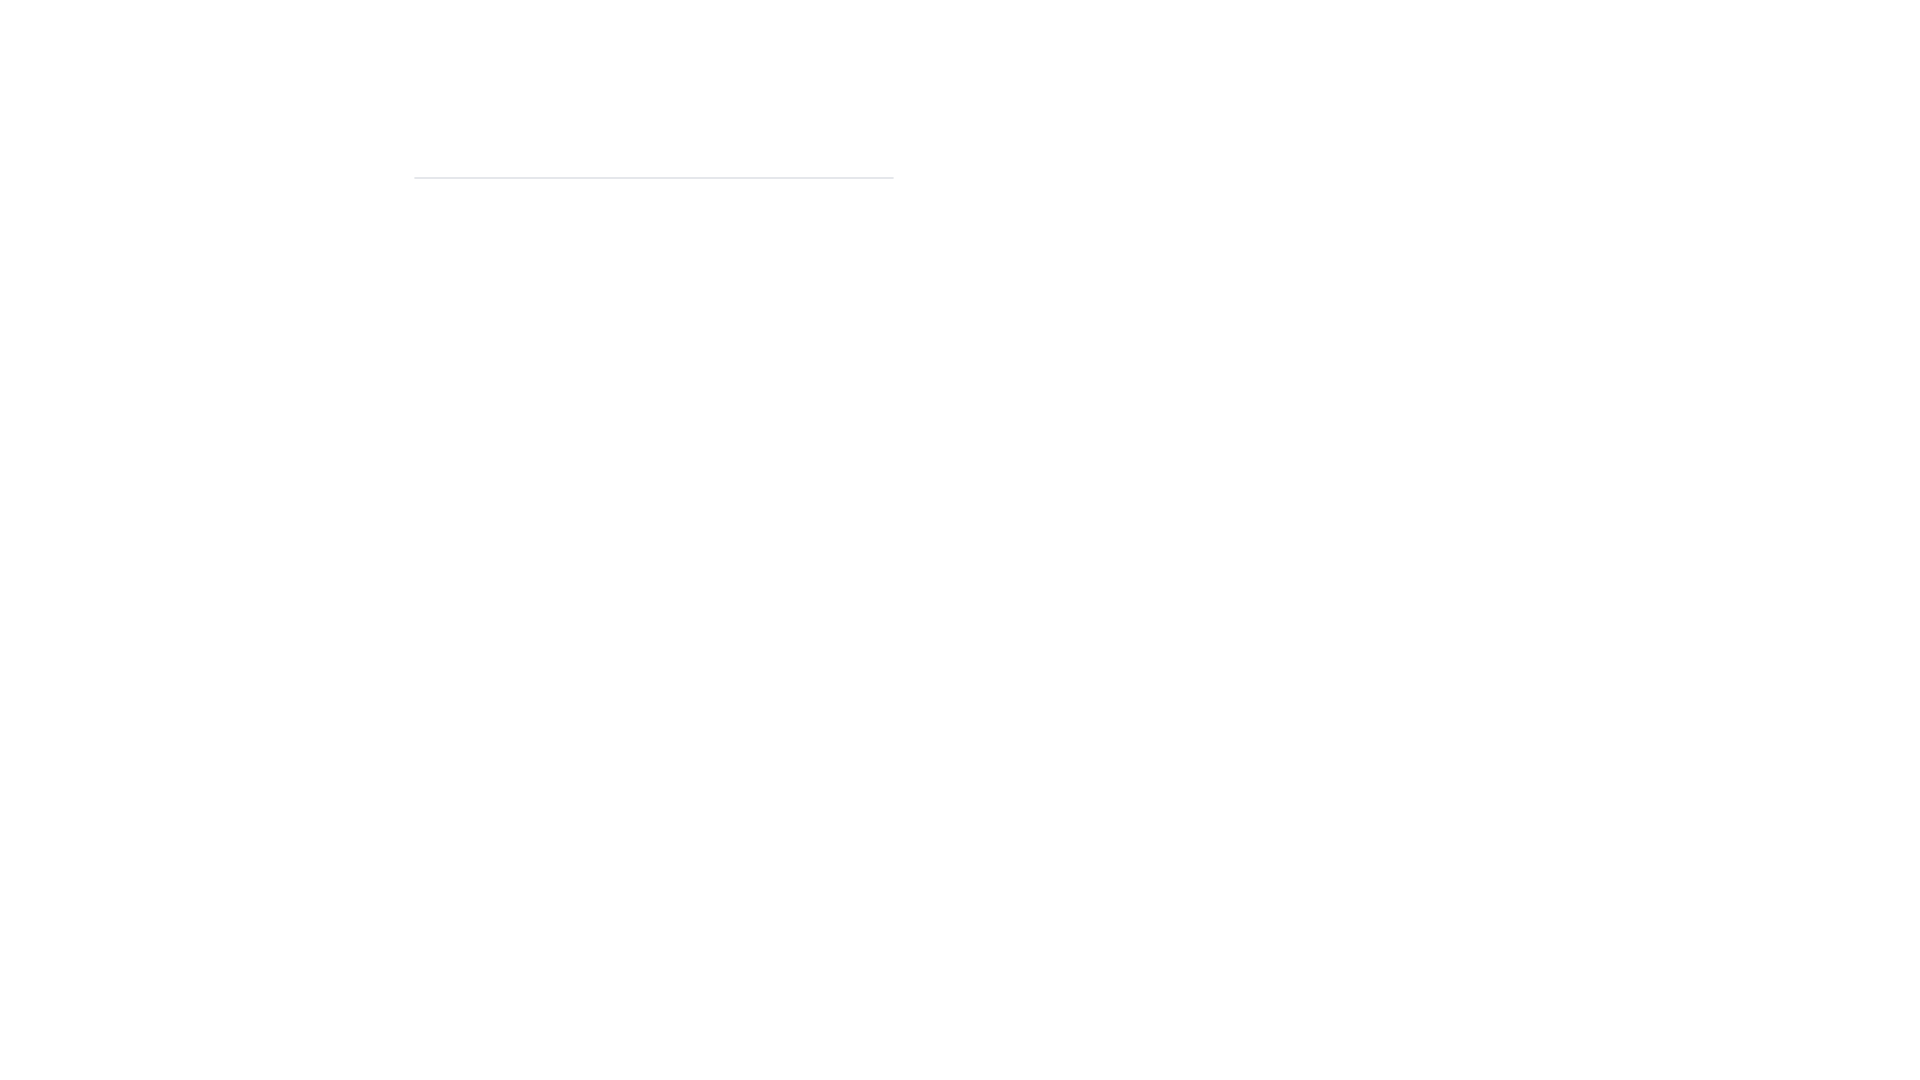 The image size is (1920, 1080). What do you see at coordinates (653, 176) in the screenshot?
I see `the thin horizontal line Divider located at the upper section of the application interface by moving the mouse cursor to its center point` at bounding box center [653, 176].